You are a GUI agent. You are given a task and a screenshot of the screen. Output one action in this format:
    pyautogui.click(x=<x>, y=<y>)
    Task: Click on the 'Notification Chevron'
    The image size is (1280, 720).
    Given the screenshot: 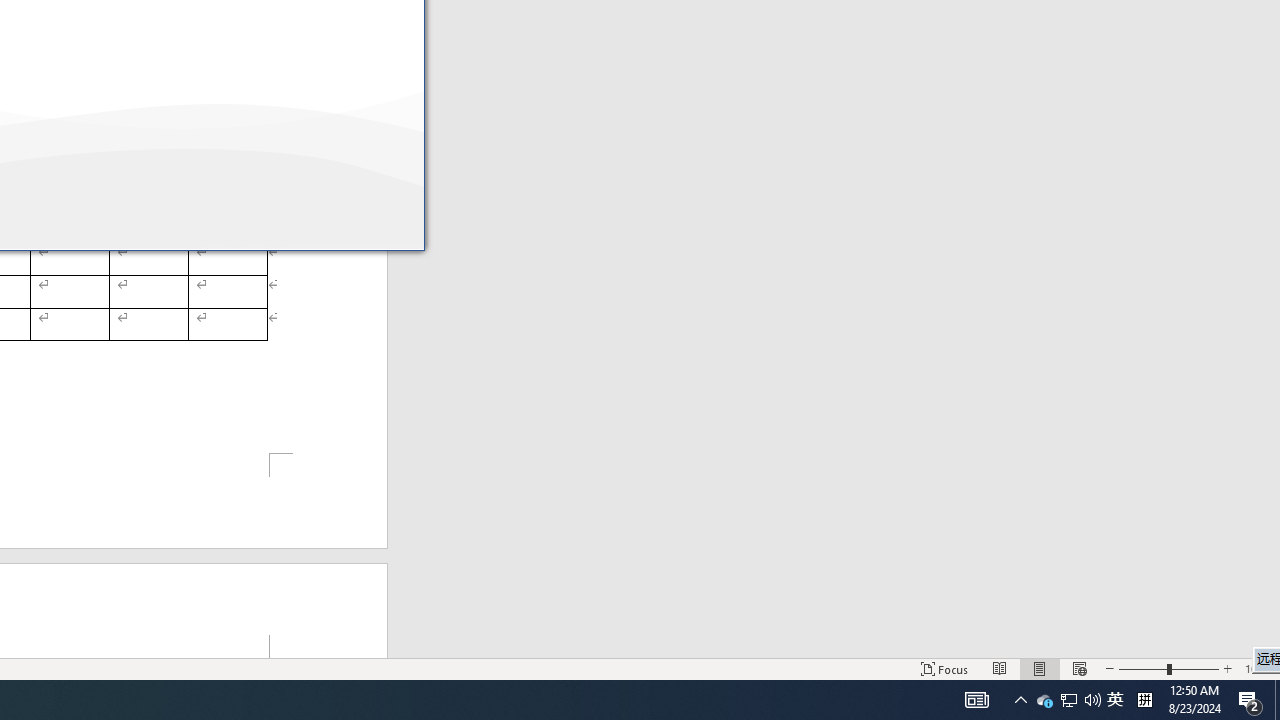 What is the action you would take?
    pyautogui.click(x=1067, y=698)
    